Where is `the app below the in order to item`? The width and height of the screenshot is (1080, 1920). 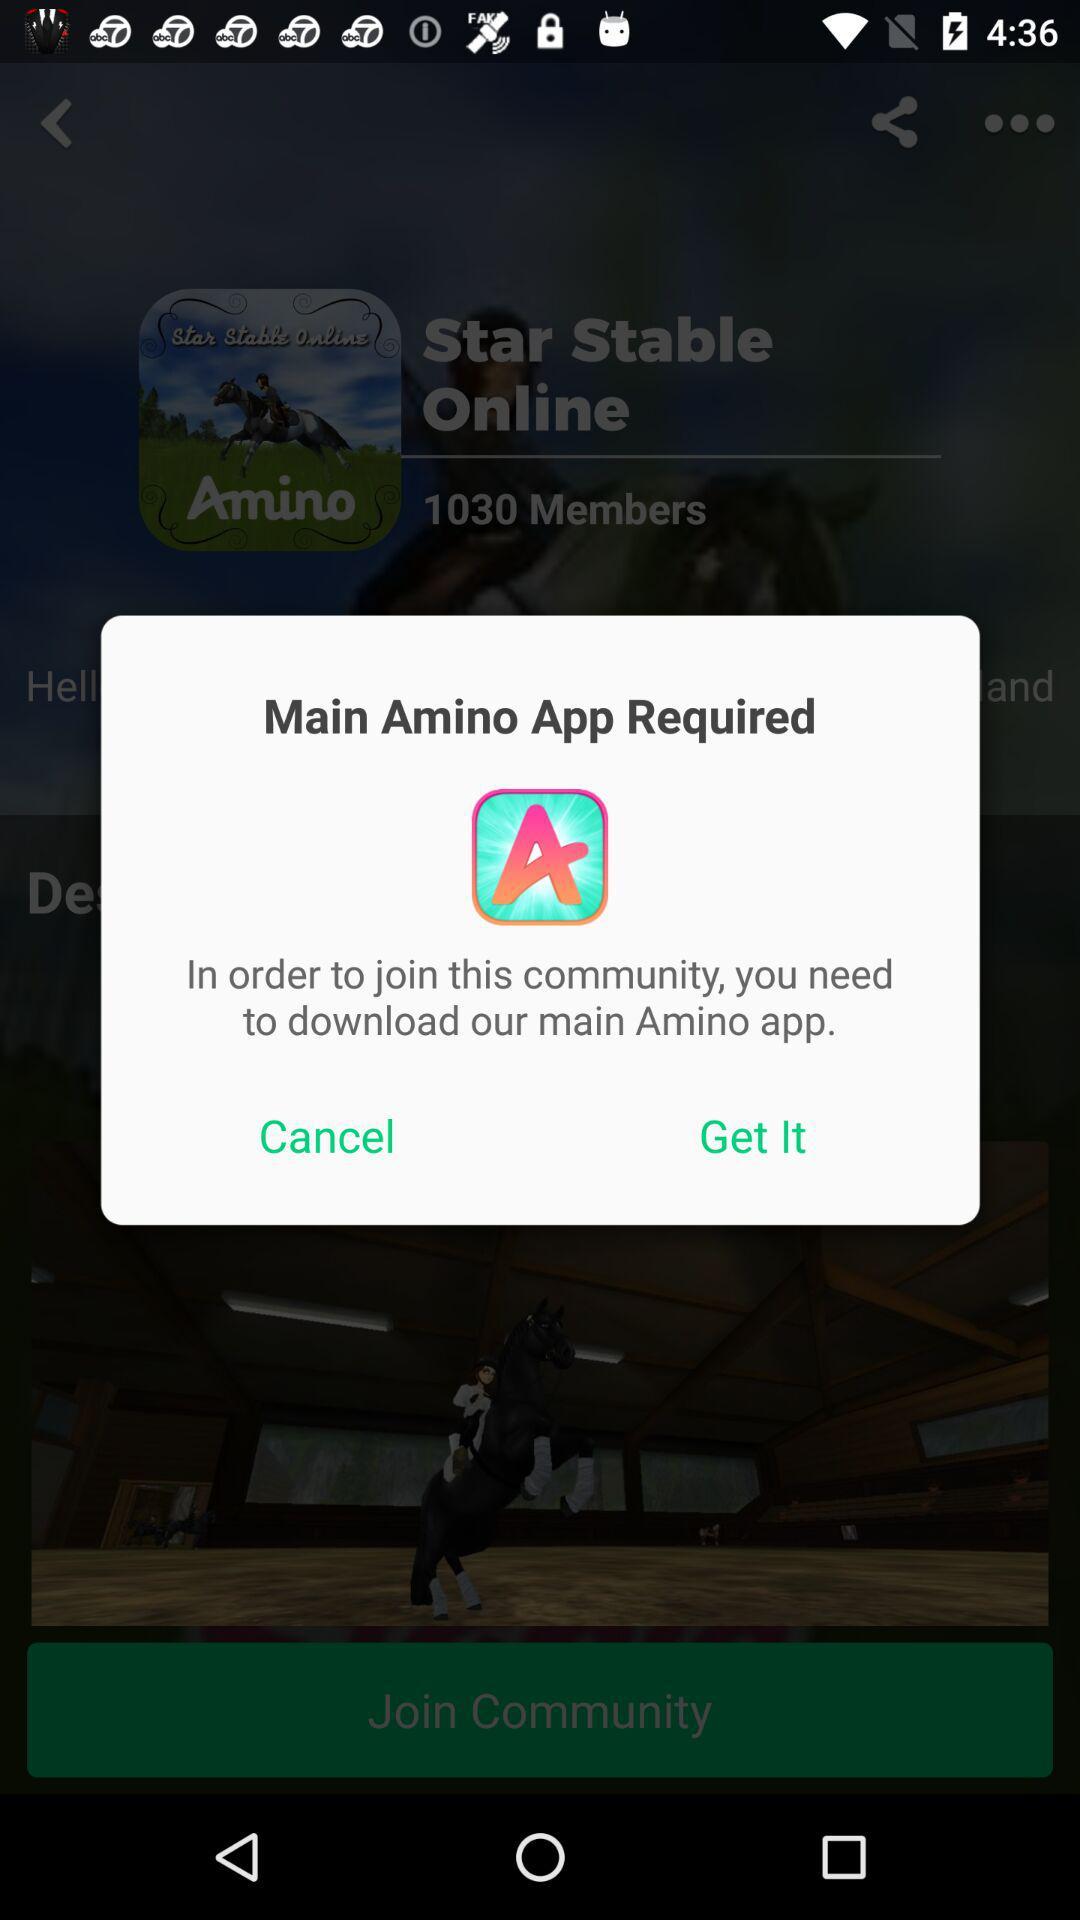 the app below the in order to item is located at coordinates (753, 1135).